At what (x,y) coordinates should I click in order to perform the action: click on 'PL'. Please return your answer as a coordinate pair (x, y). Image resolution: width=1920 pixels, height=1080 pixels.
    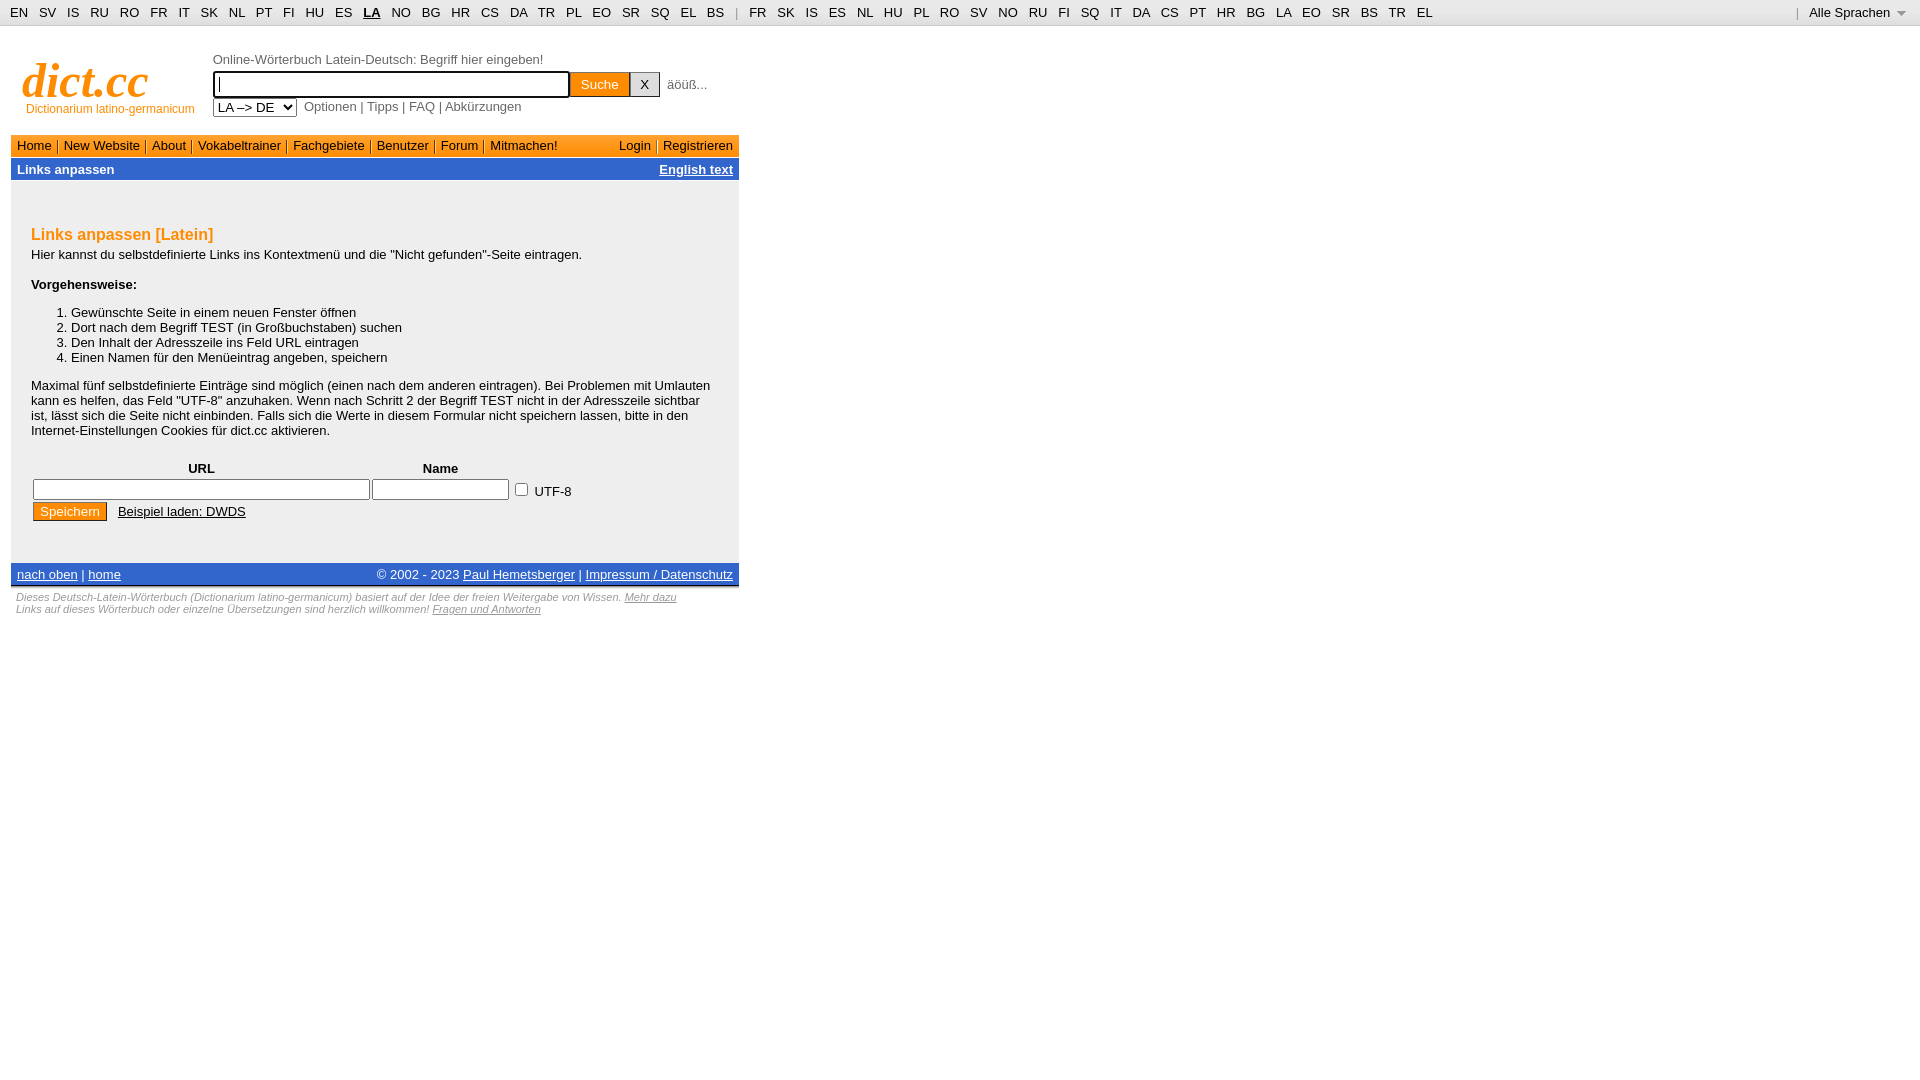
    Looking at the image, I should click on (572, 12).